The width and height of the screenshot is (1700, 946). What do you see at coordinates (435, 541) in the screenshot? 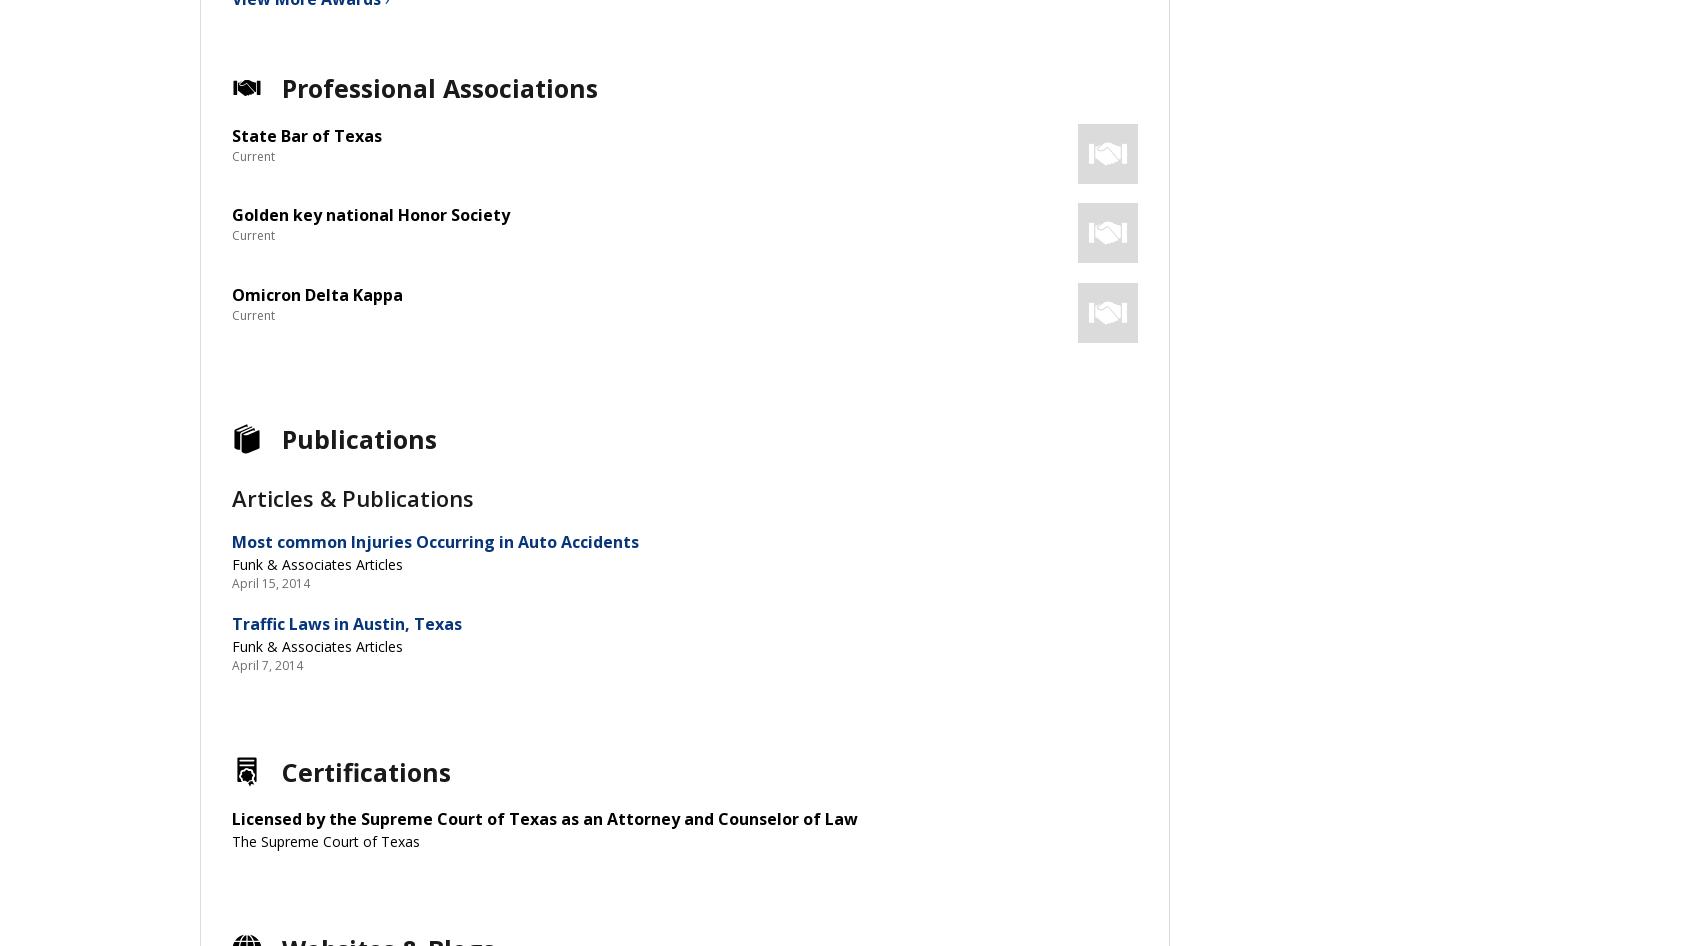
I see `'Most common Injuries Occurring in Auto Accidents'` at bounding box center [435, 541].